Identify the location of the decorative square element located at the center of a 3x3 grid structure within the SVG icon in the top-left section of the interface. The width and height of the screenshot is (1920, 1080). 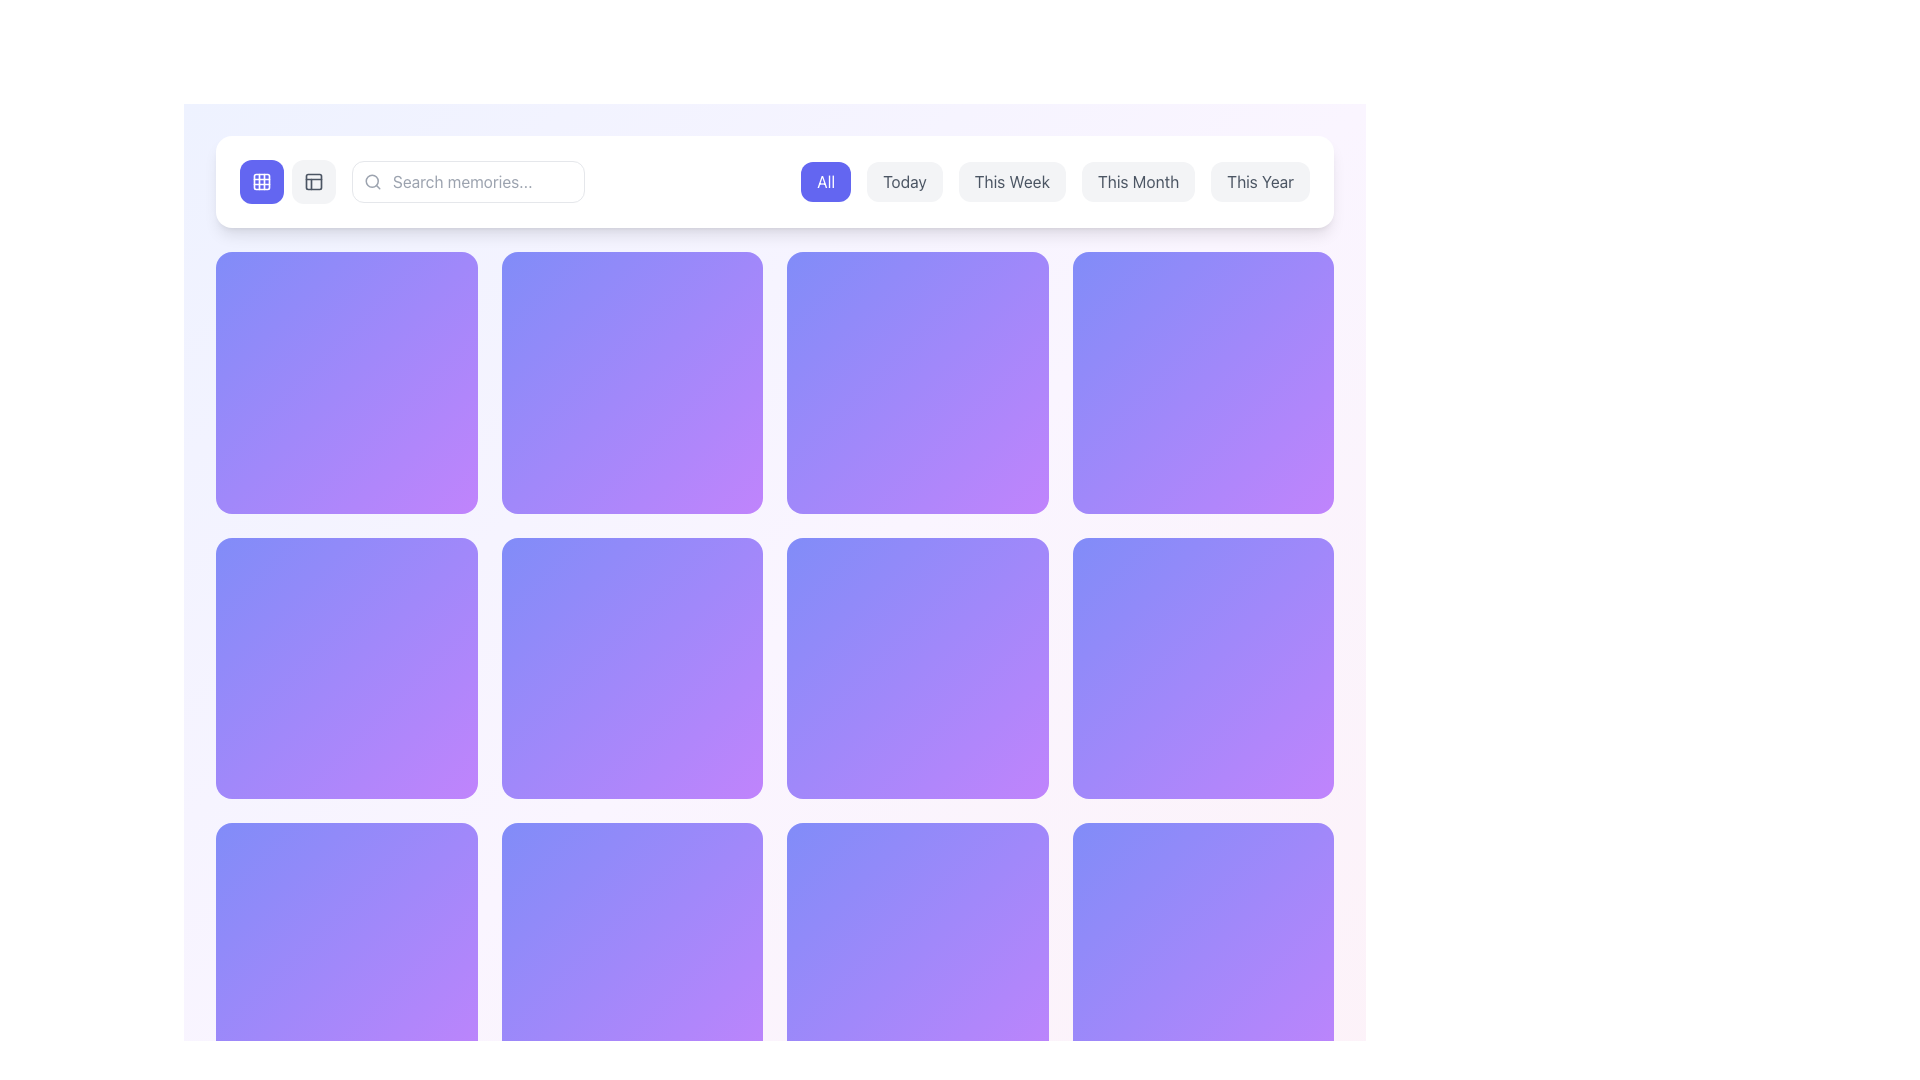
(261, 181).